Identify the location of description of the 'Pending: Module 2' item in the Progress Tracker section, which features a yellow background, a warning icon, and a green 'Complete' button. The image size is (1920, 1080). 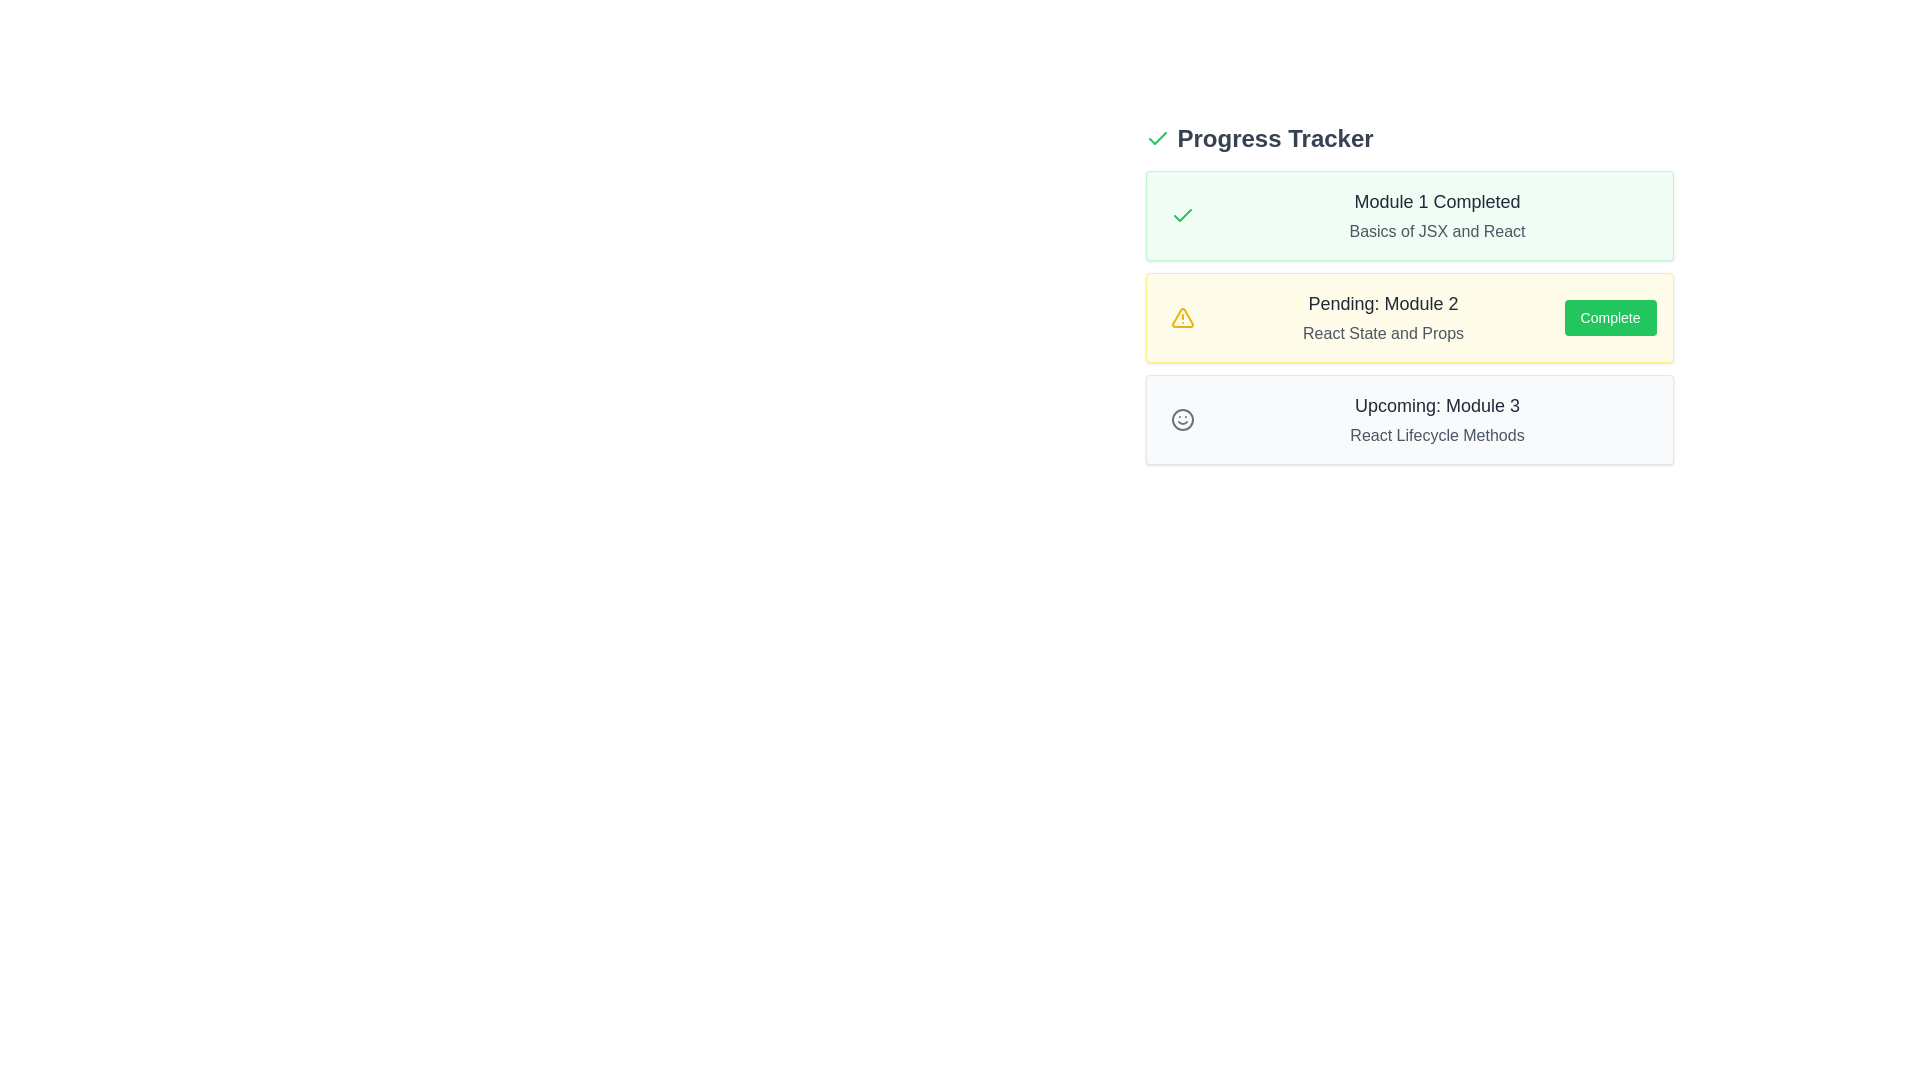
(1408, 316).